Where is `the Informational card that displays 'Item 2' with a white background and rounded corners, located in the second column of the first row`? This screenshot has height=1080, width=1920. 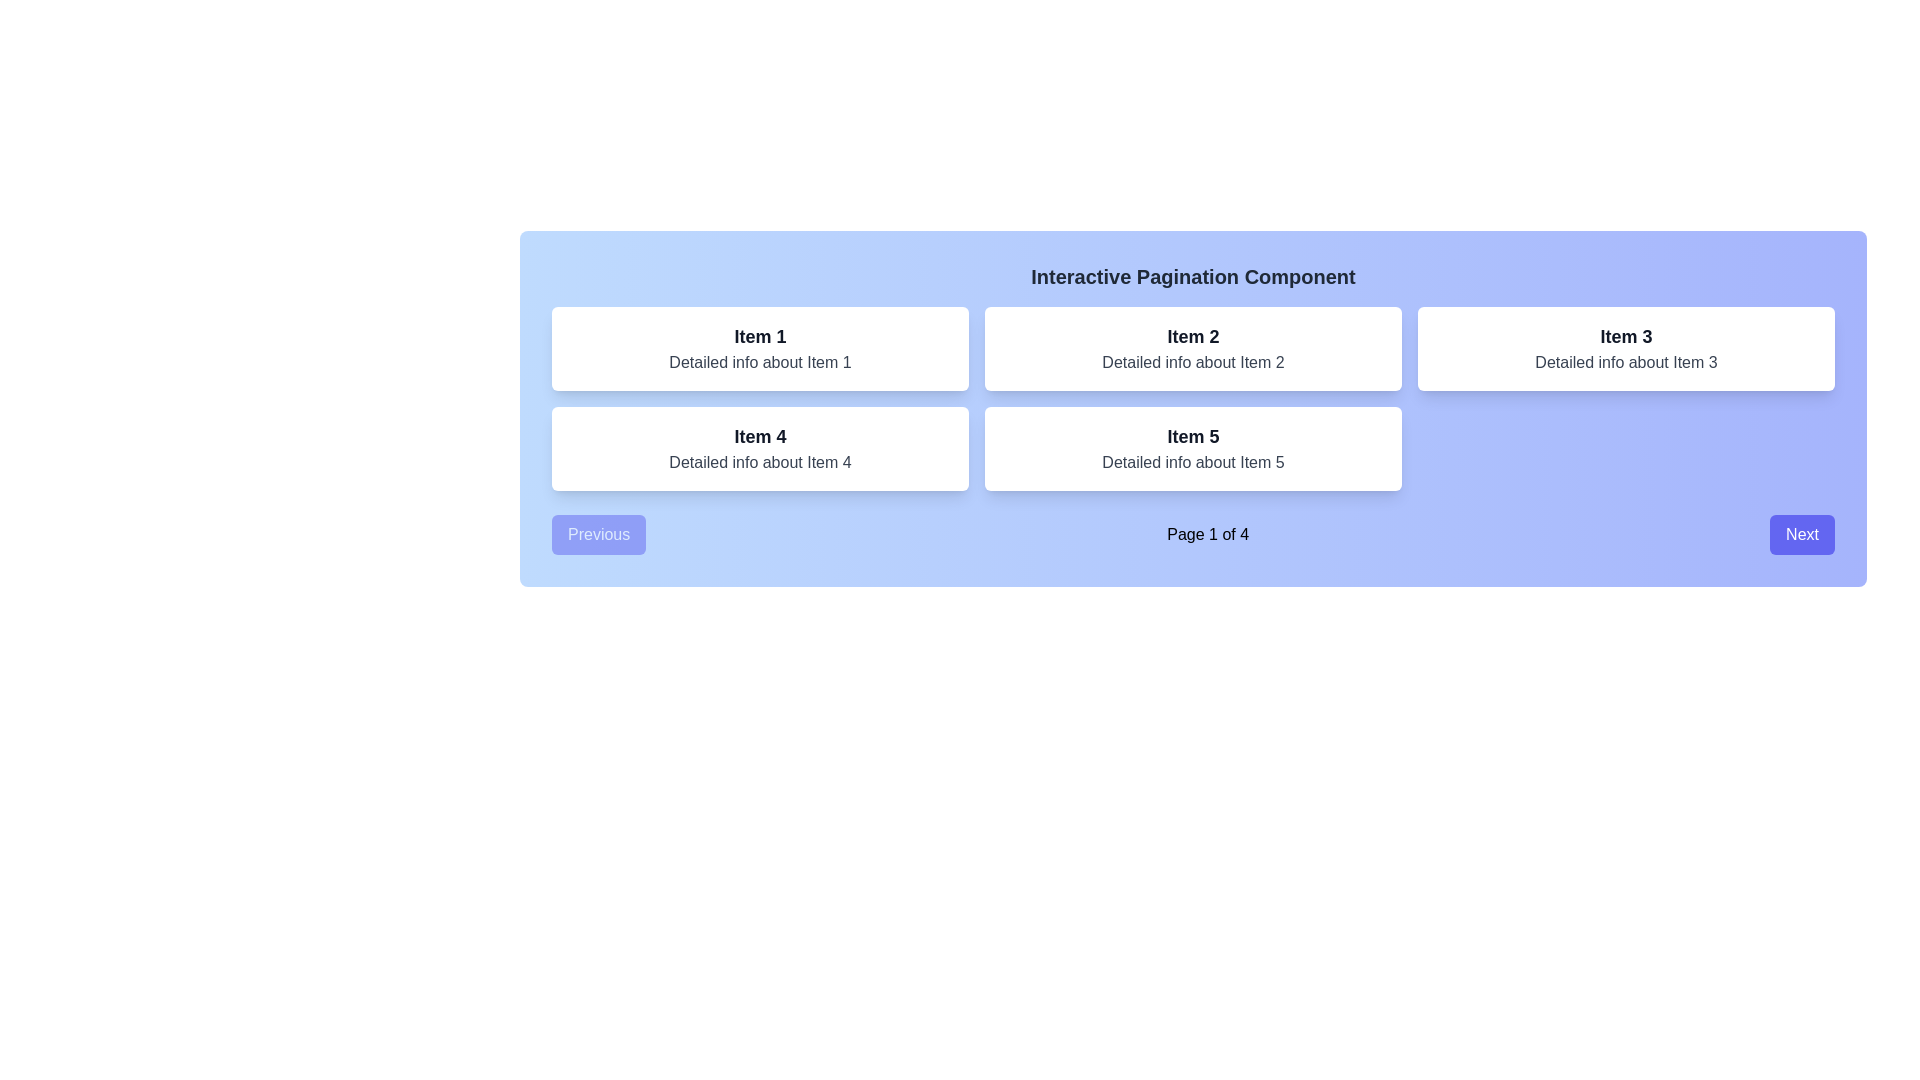 the Informational card that displays 'Item 2' with a white background and rounded corners, located in the second column of the first row is located at coordinates (1193, 347).